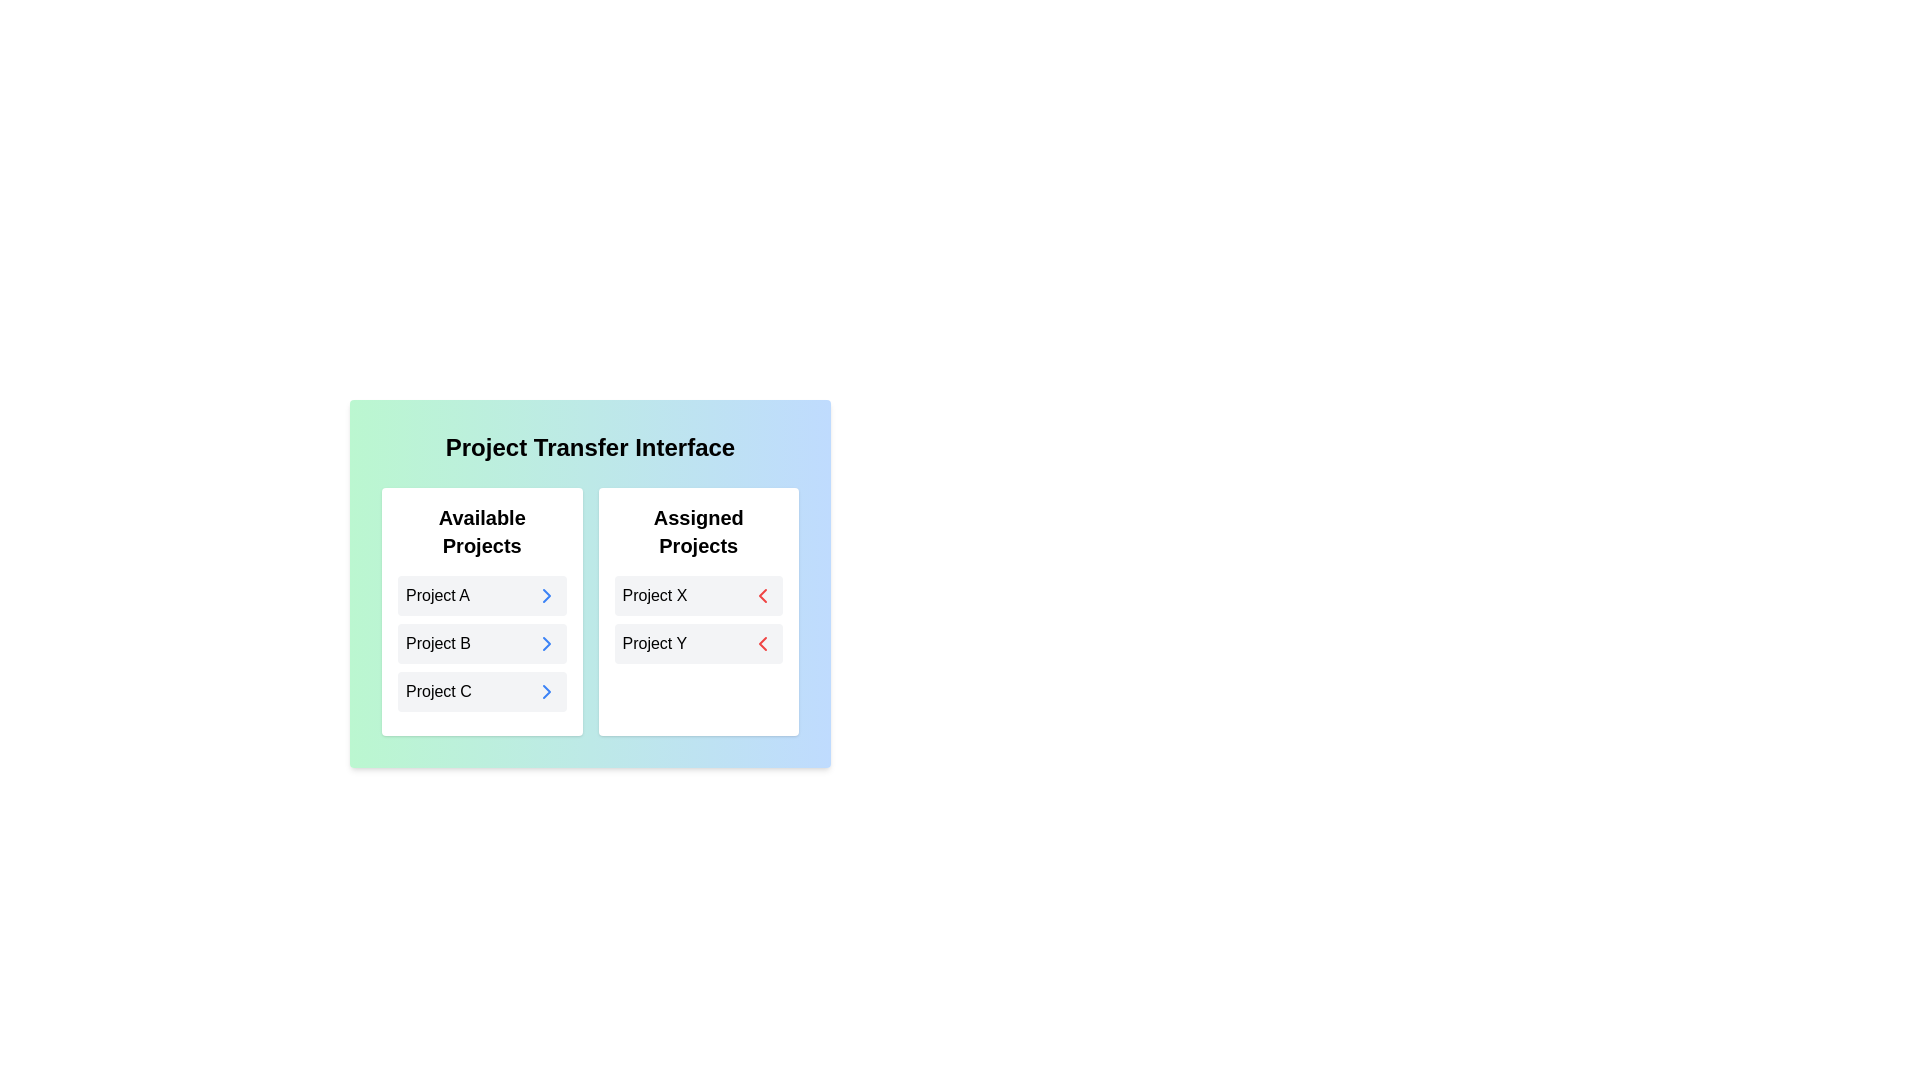 This screenshot has width=1920, height=1080. Describe the element at coordinates (482, 644) in the screenshot. I see `the second item in the 'Available Projects' list` at that location.